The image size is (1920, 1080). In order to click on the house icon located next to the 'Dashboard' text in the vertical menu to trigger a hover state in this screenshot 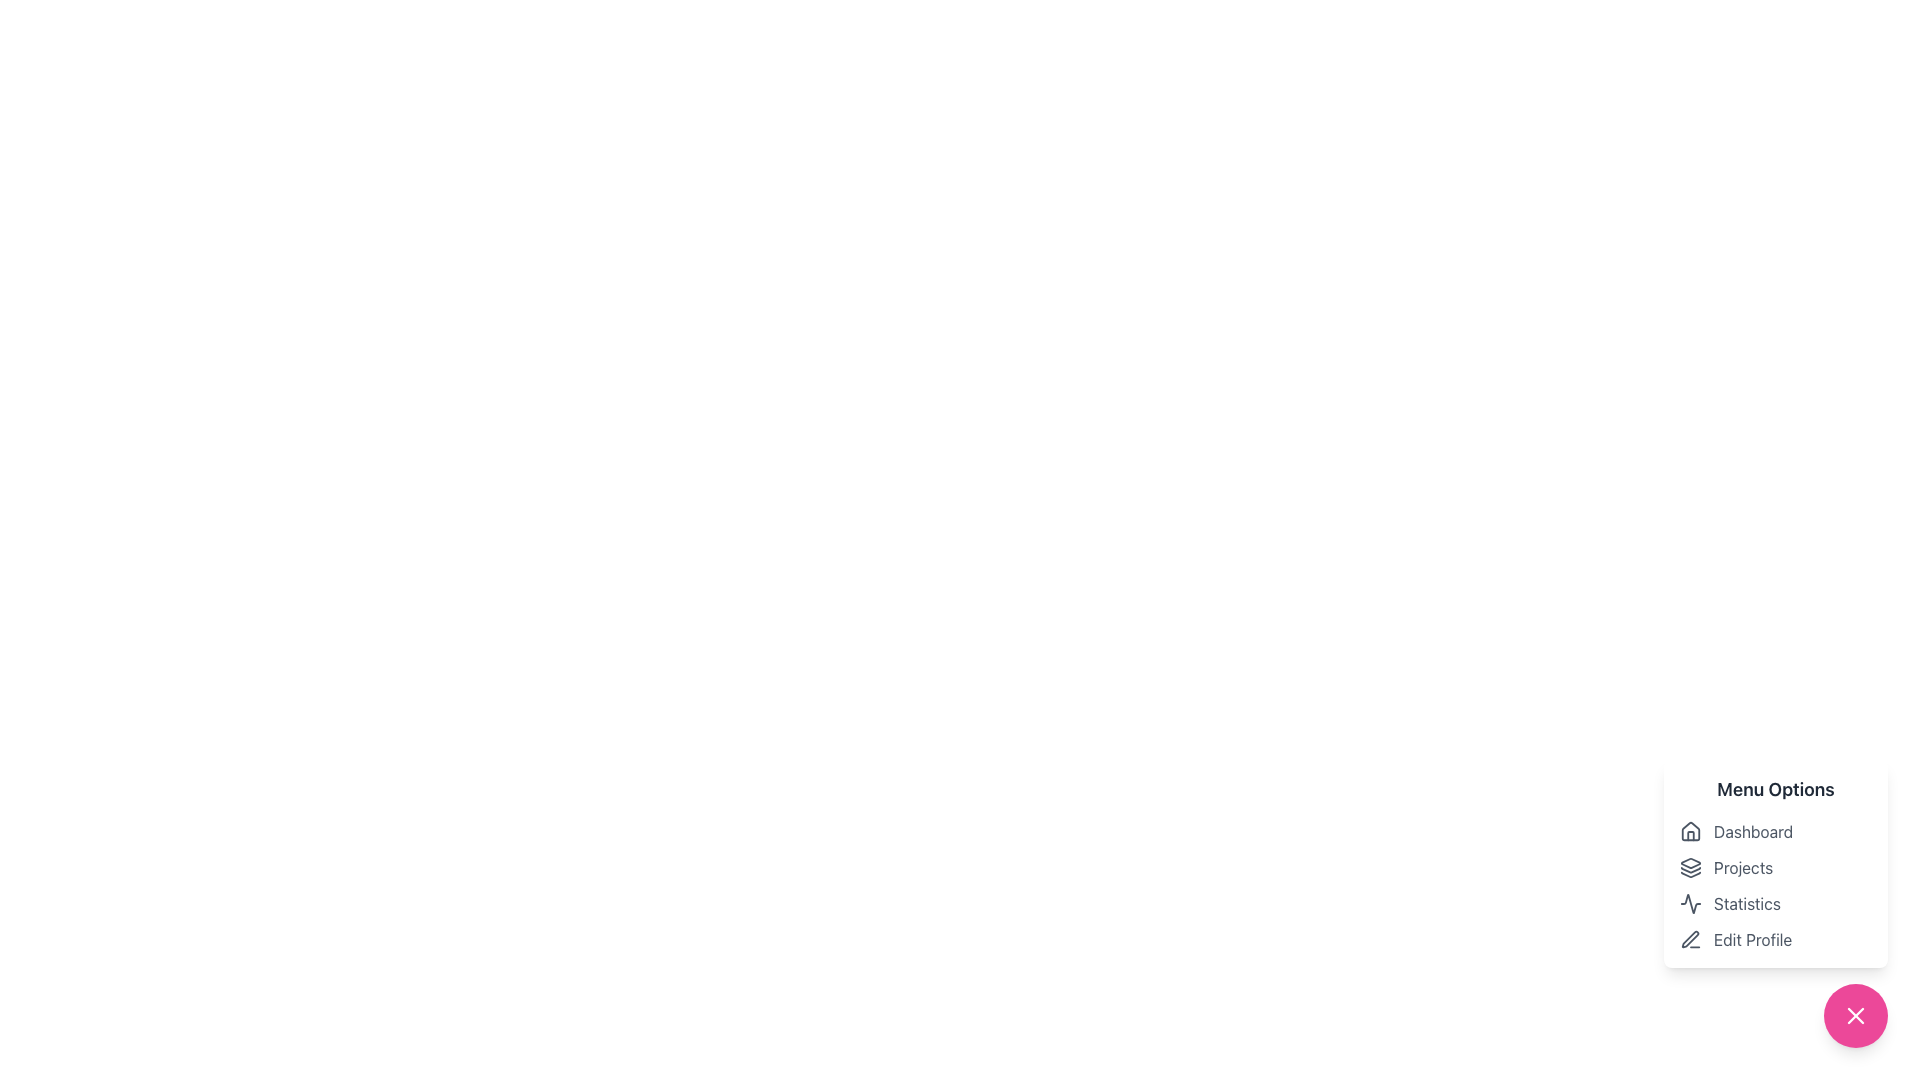, I will do `click(1689, 832)`.